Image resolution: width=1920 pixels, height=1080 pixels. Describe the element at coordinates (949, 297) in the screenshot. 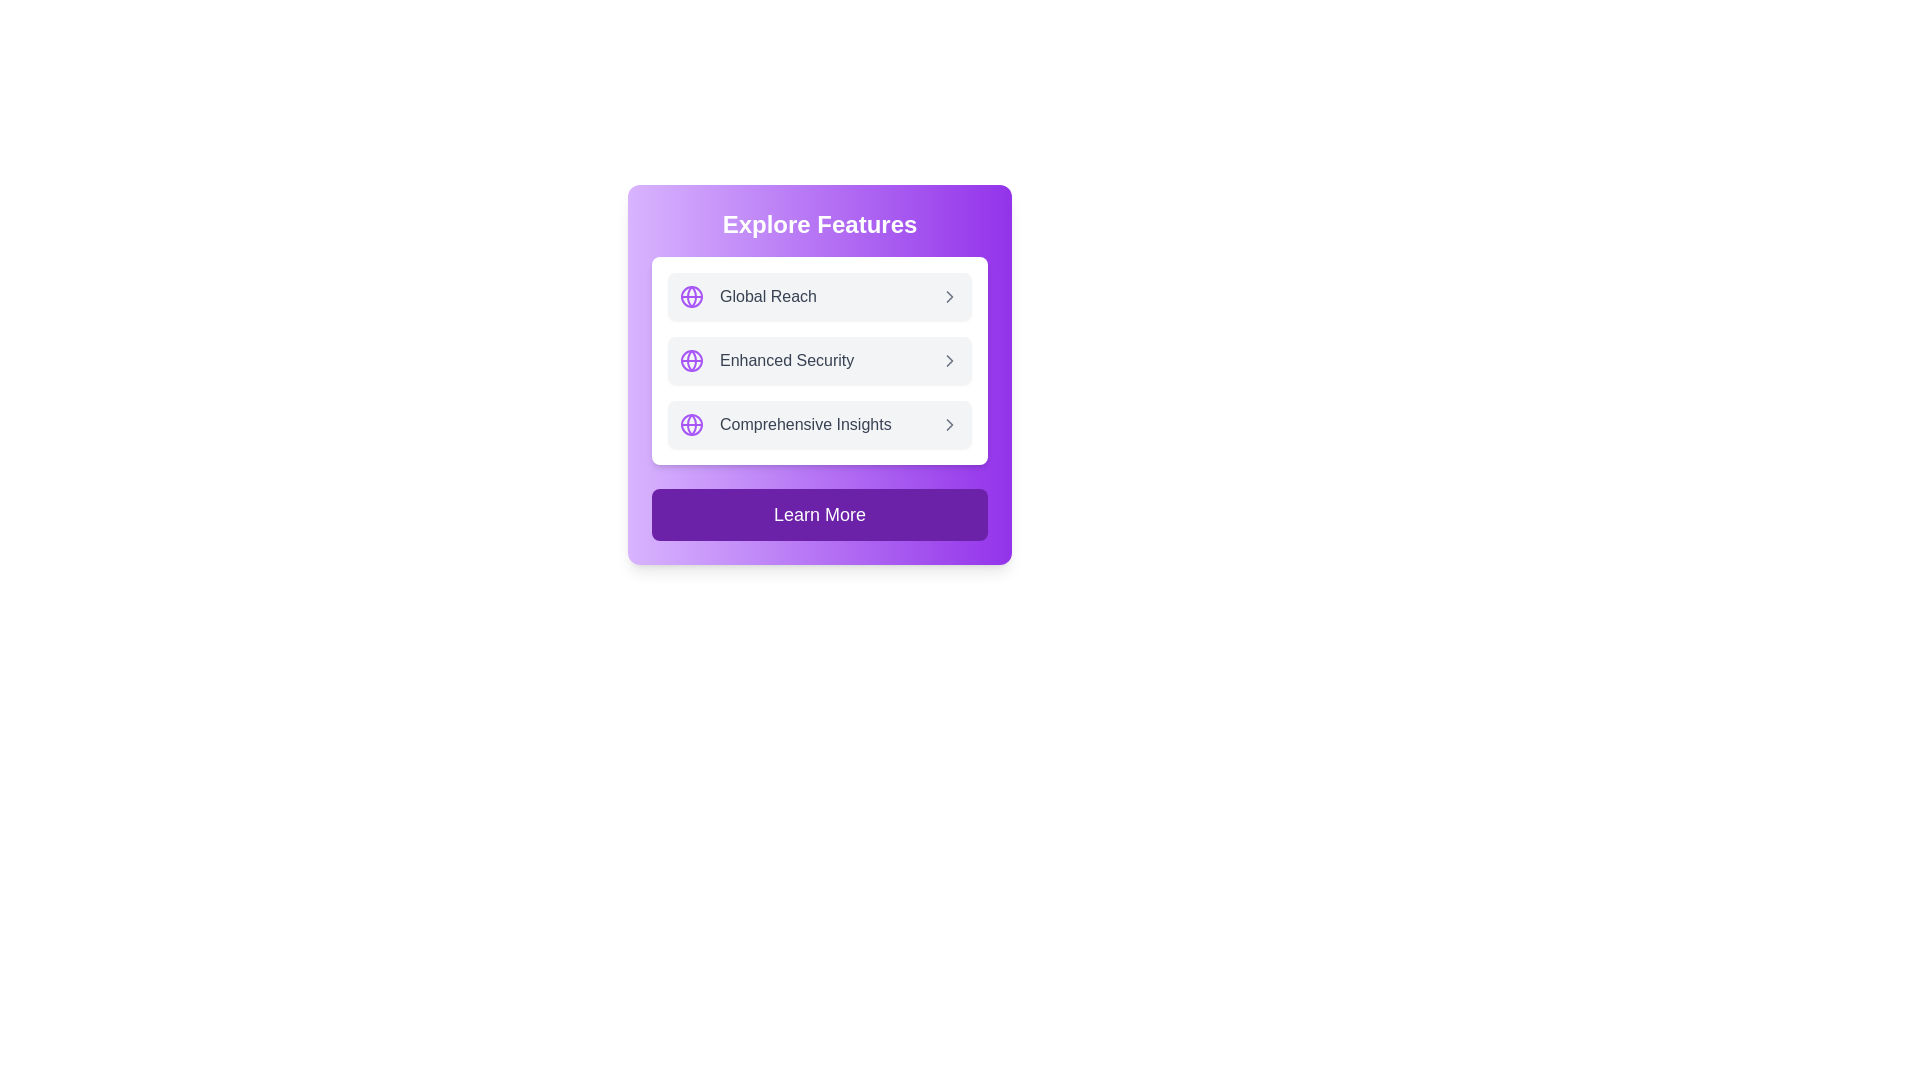

I see `the right-facing chevron icon located` at that location.